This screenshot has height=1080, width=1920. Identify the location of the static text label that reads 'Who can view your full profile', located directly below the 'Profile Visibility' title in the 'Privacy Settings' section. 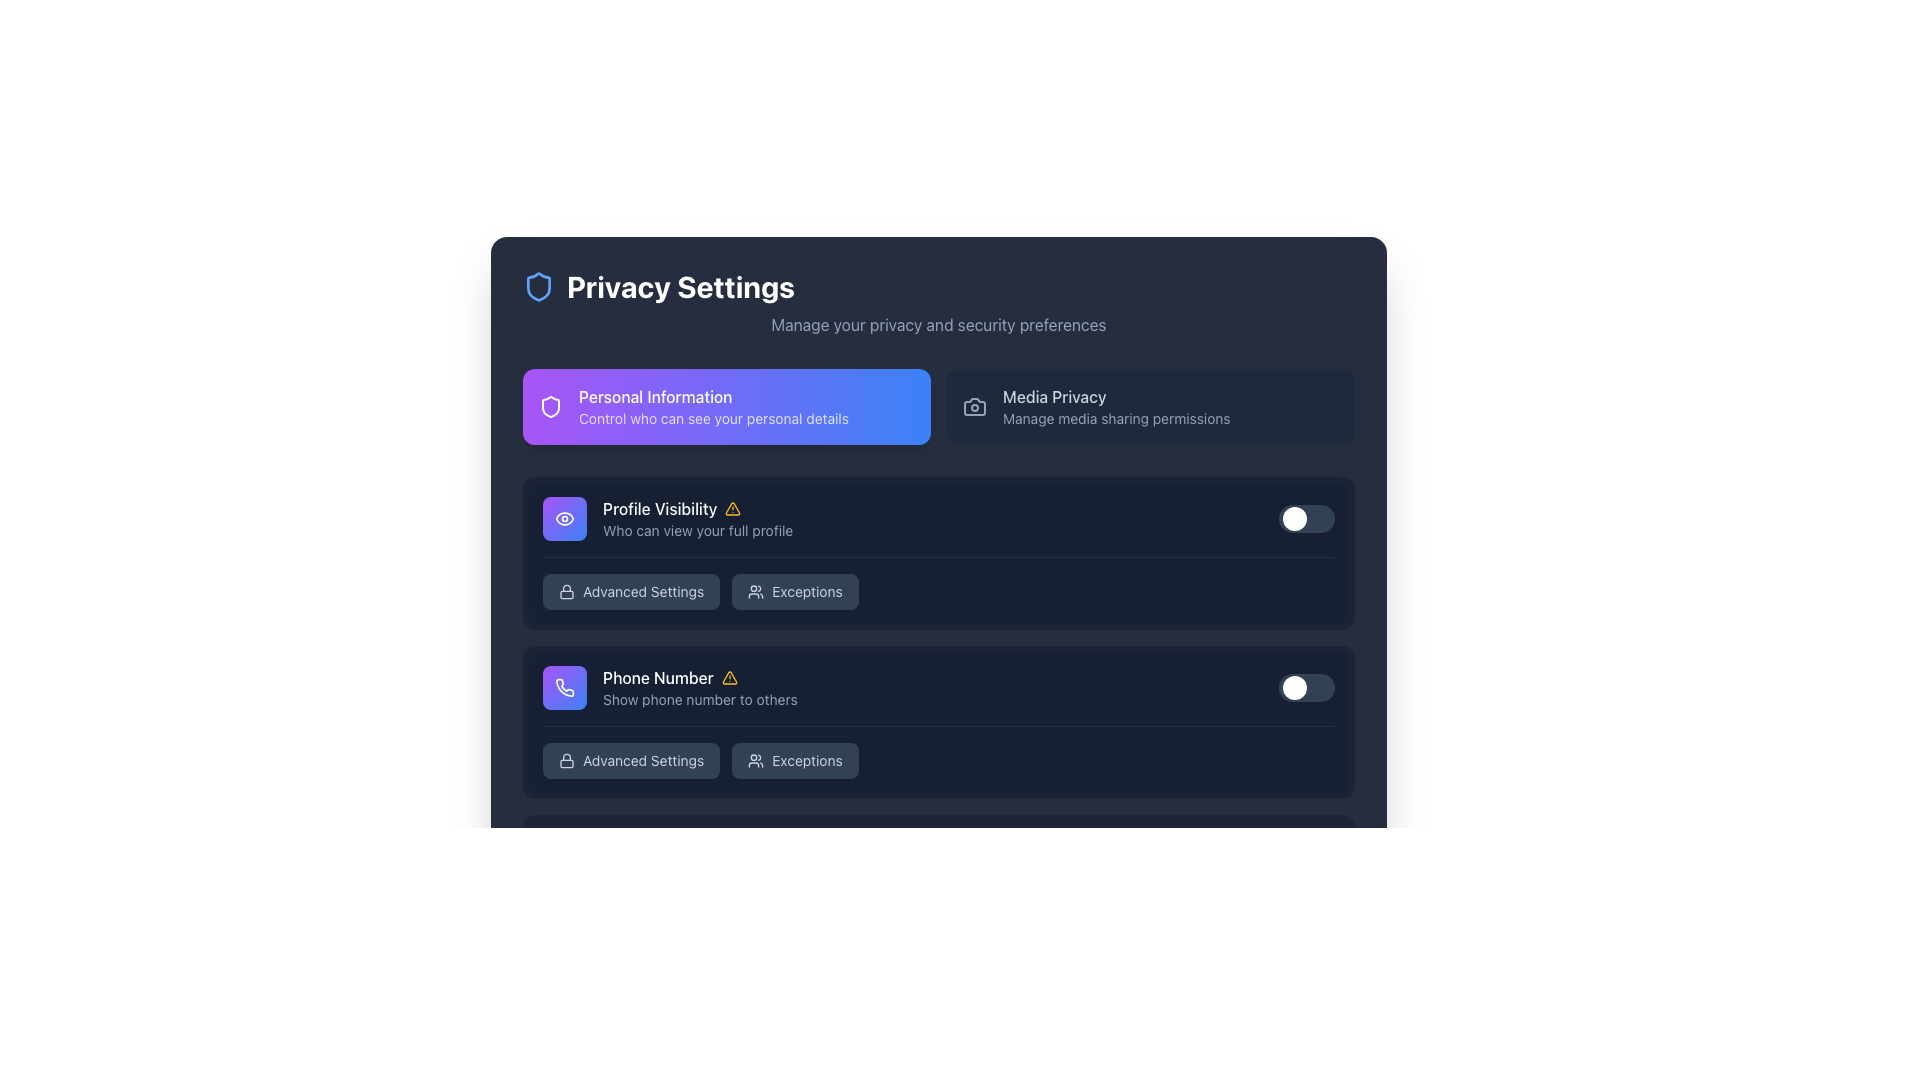
(698, 530).